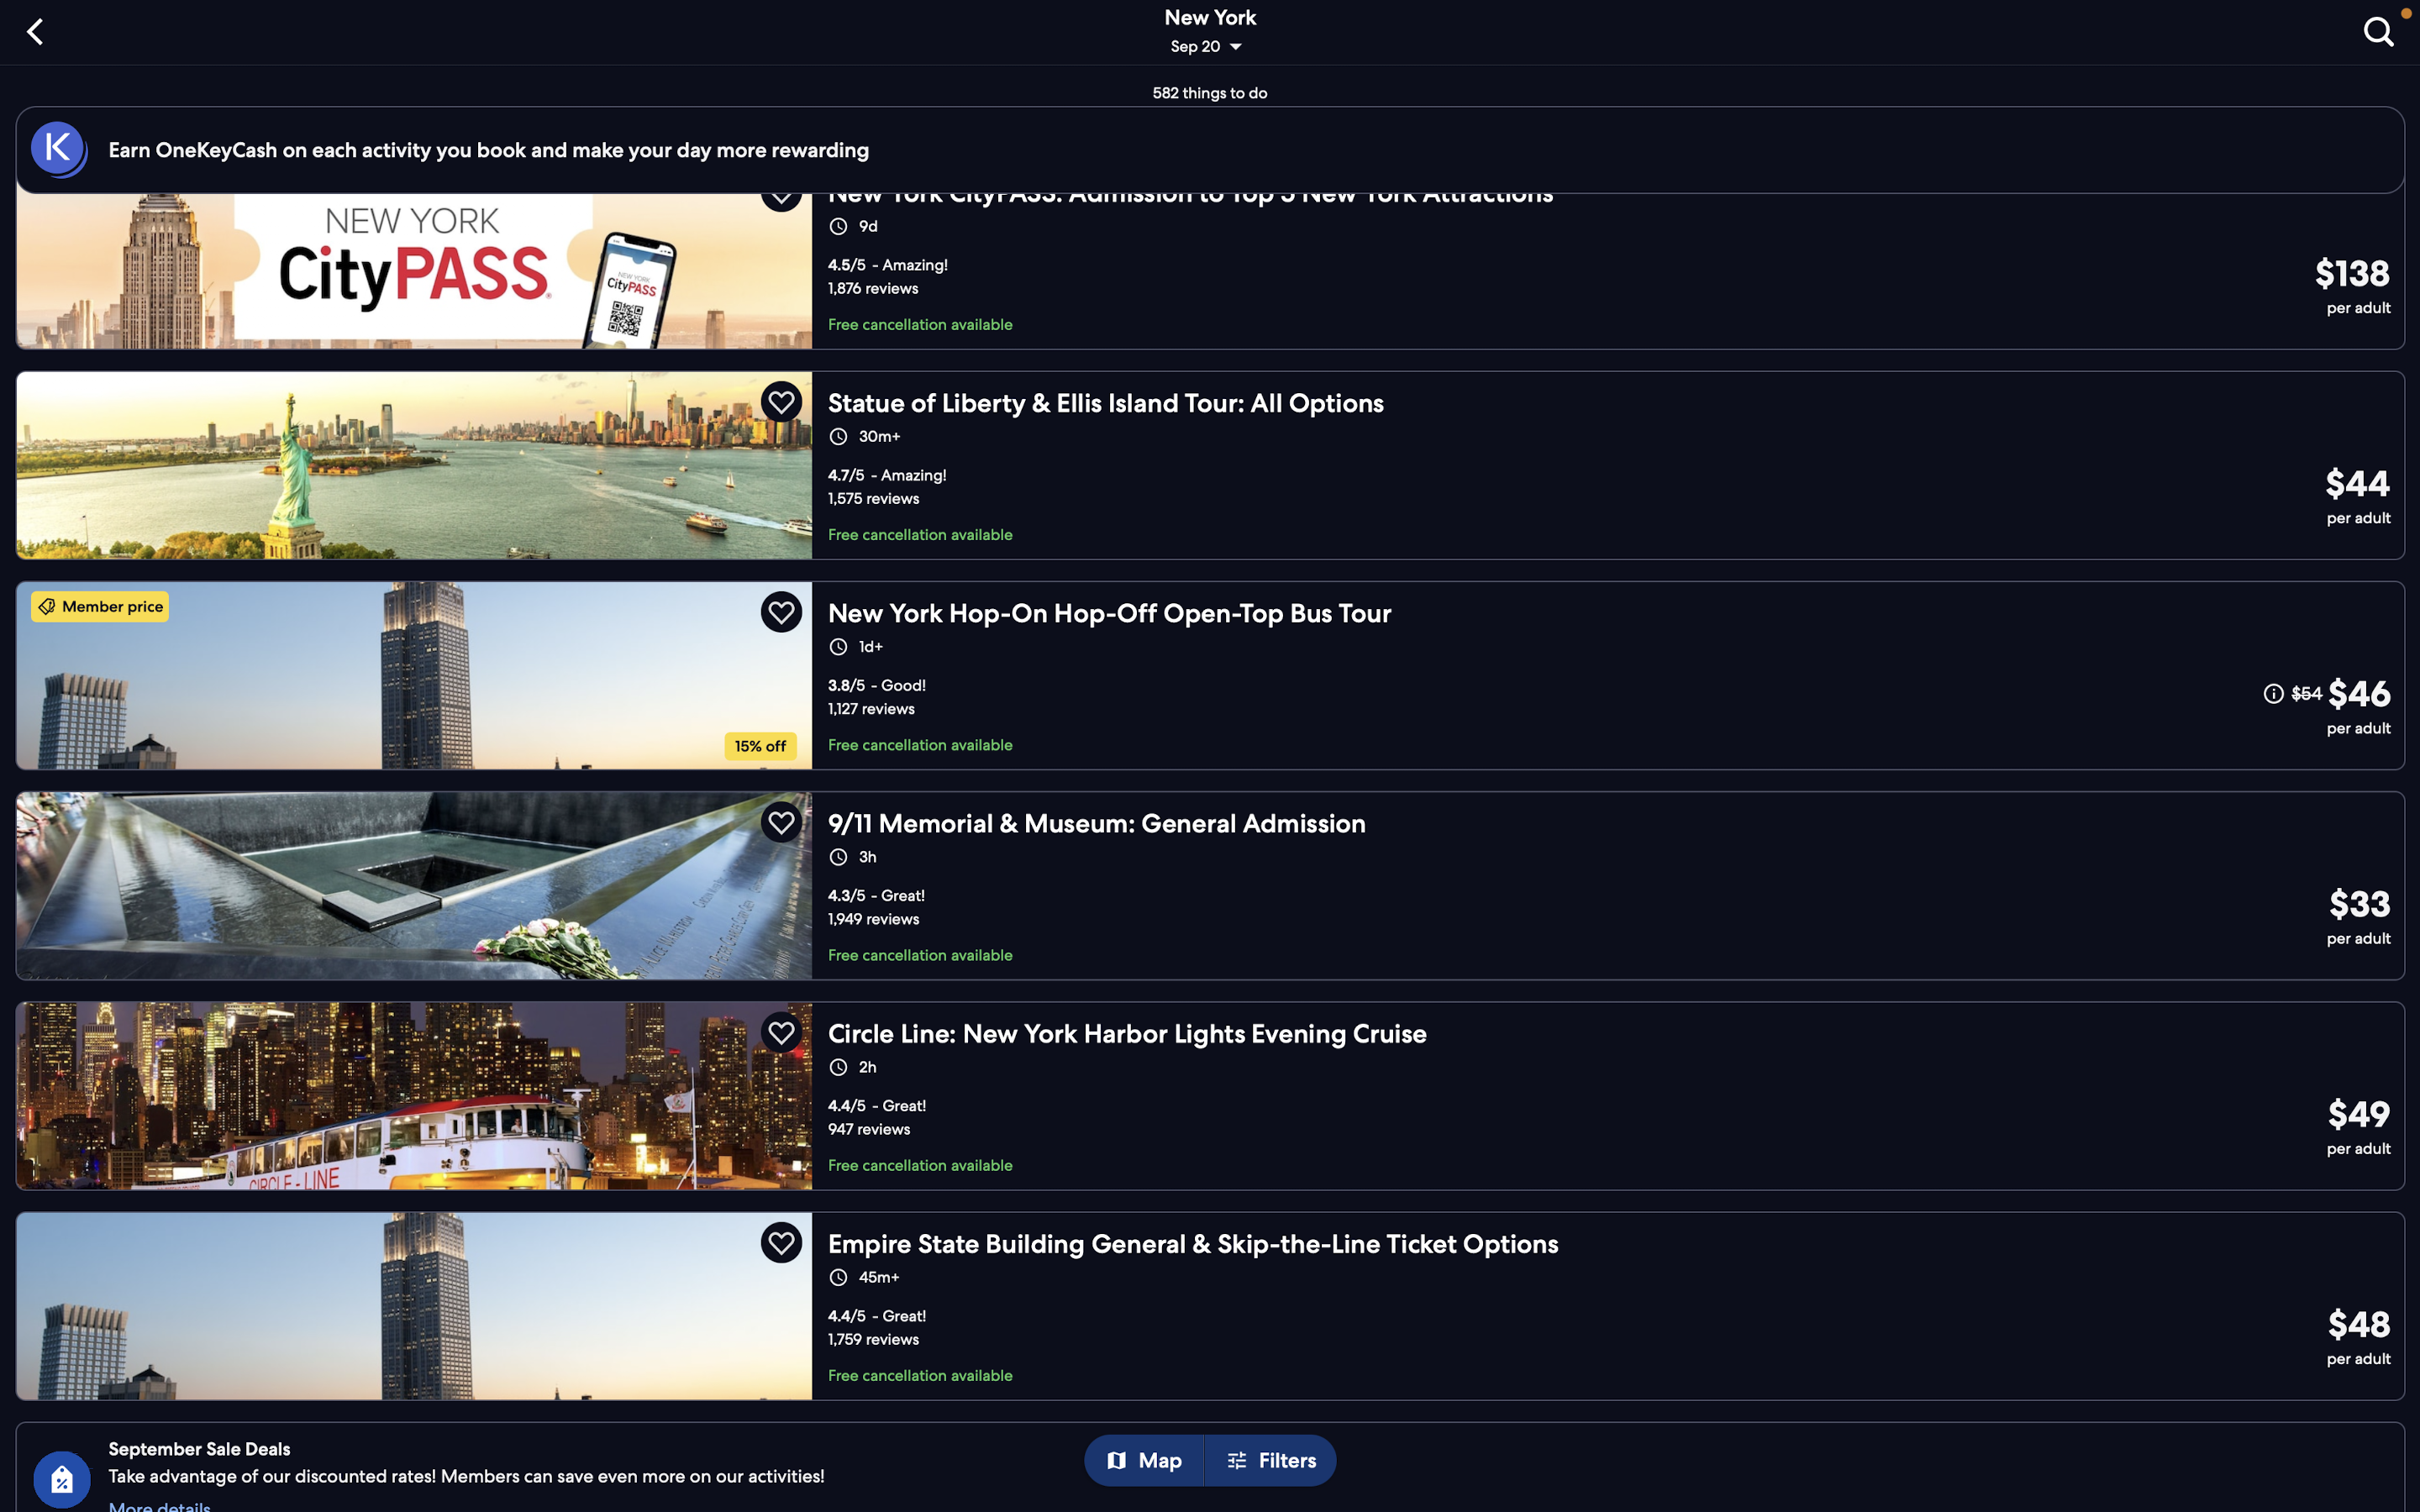 The image size is (2420, 1512). What do you see at coordinates (1217, 1088) in the screenshot?
I see `the circle line tour for viewing New York harbour lights` at bounding box center [1217, 1088].